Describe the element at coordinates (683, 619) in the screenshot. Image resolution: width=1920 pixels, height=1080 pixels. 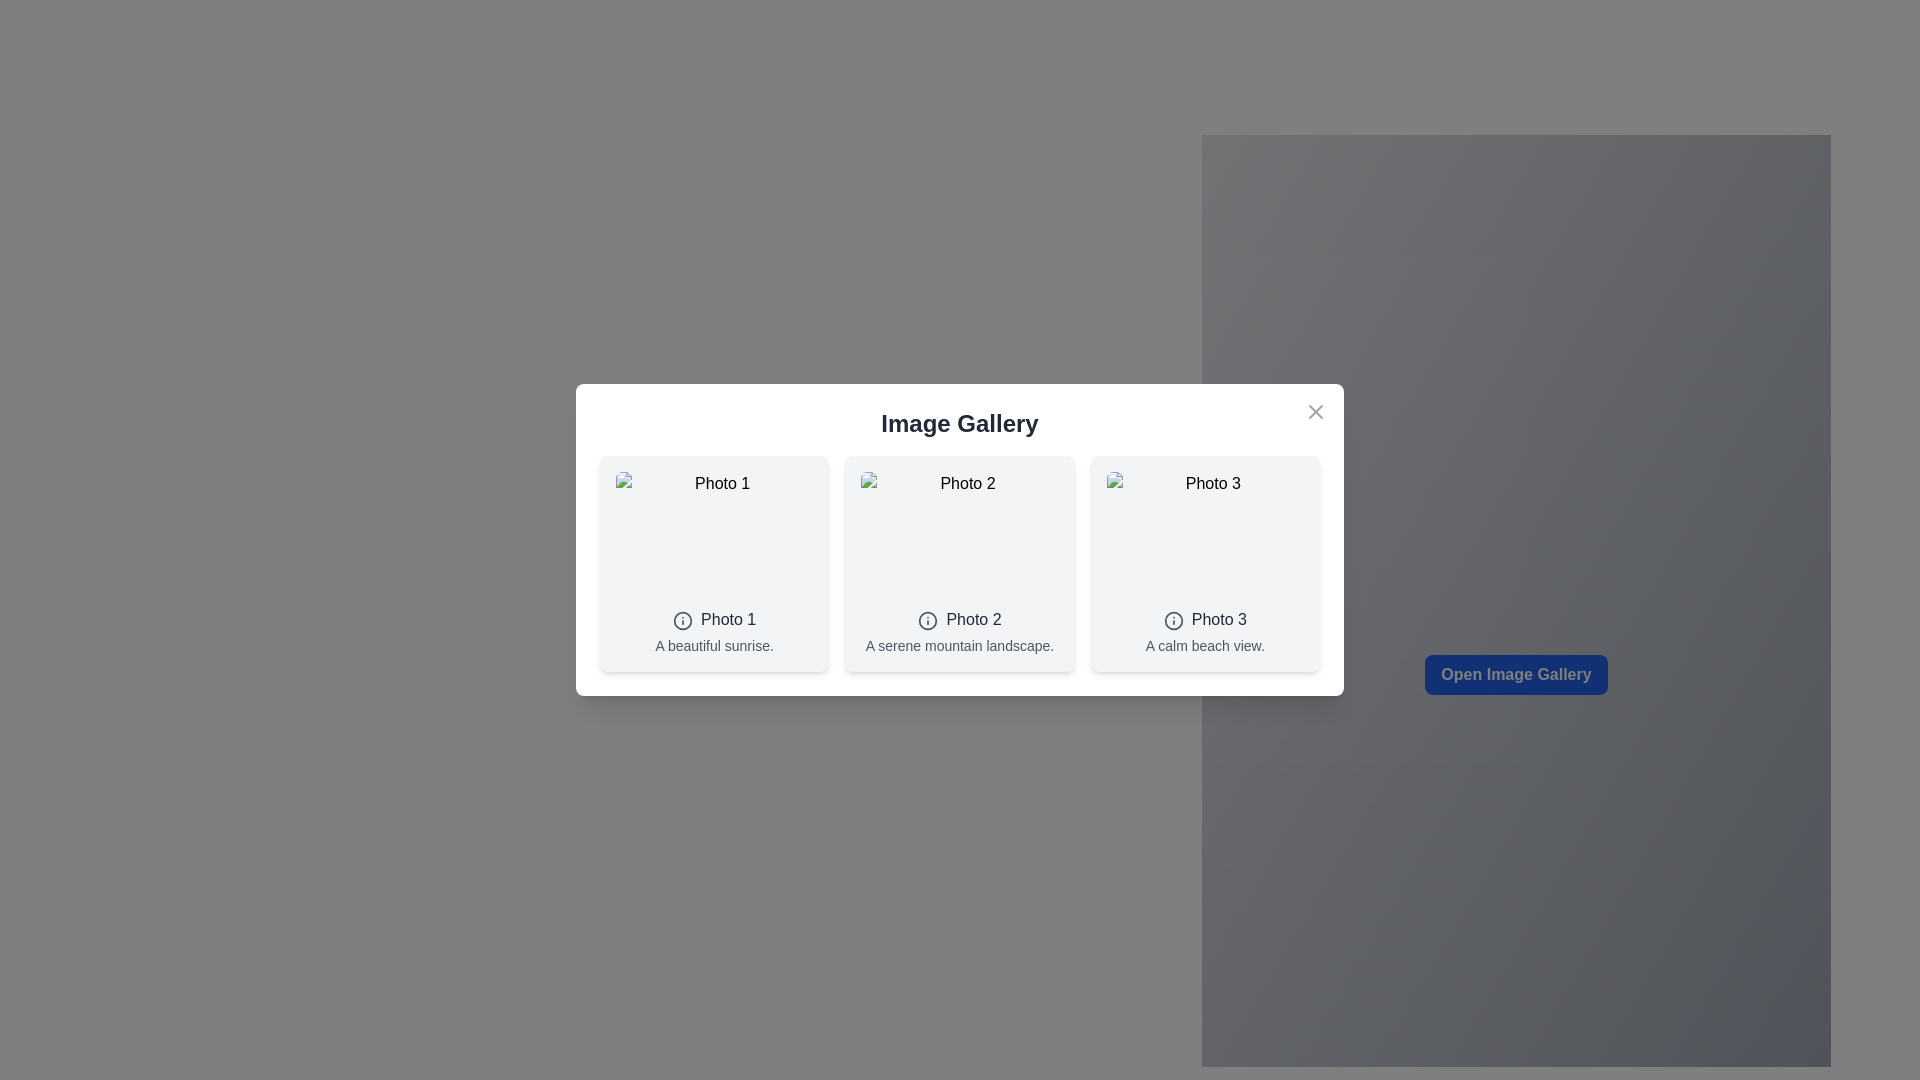
I see `the informational icon, which is a circular shape with a black border and a red interior, located centrally below the 'Photo 1' label in the first photo card of the 'Image Gallery' modal` at that location.